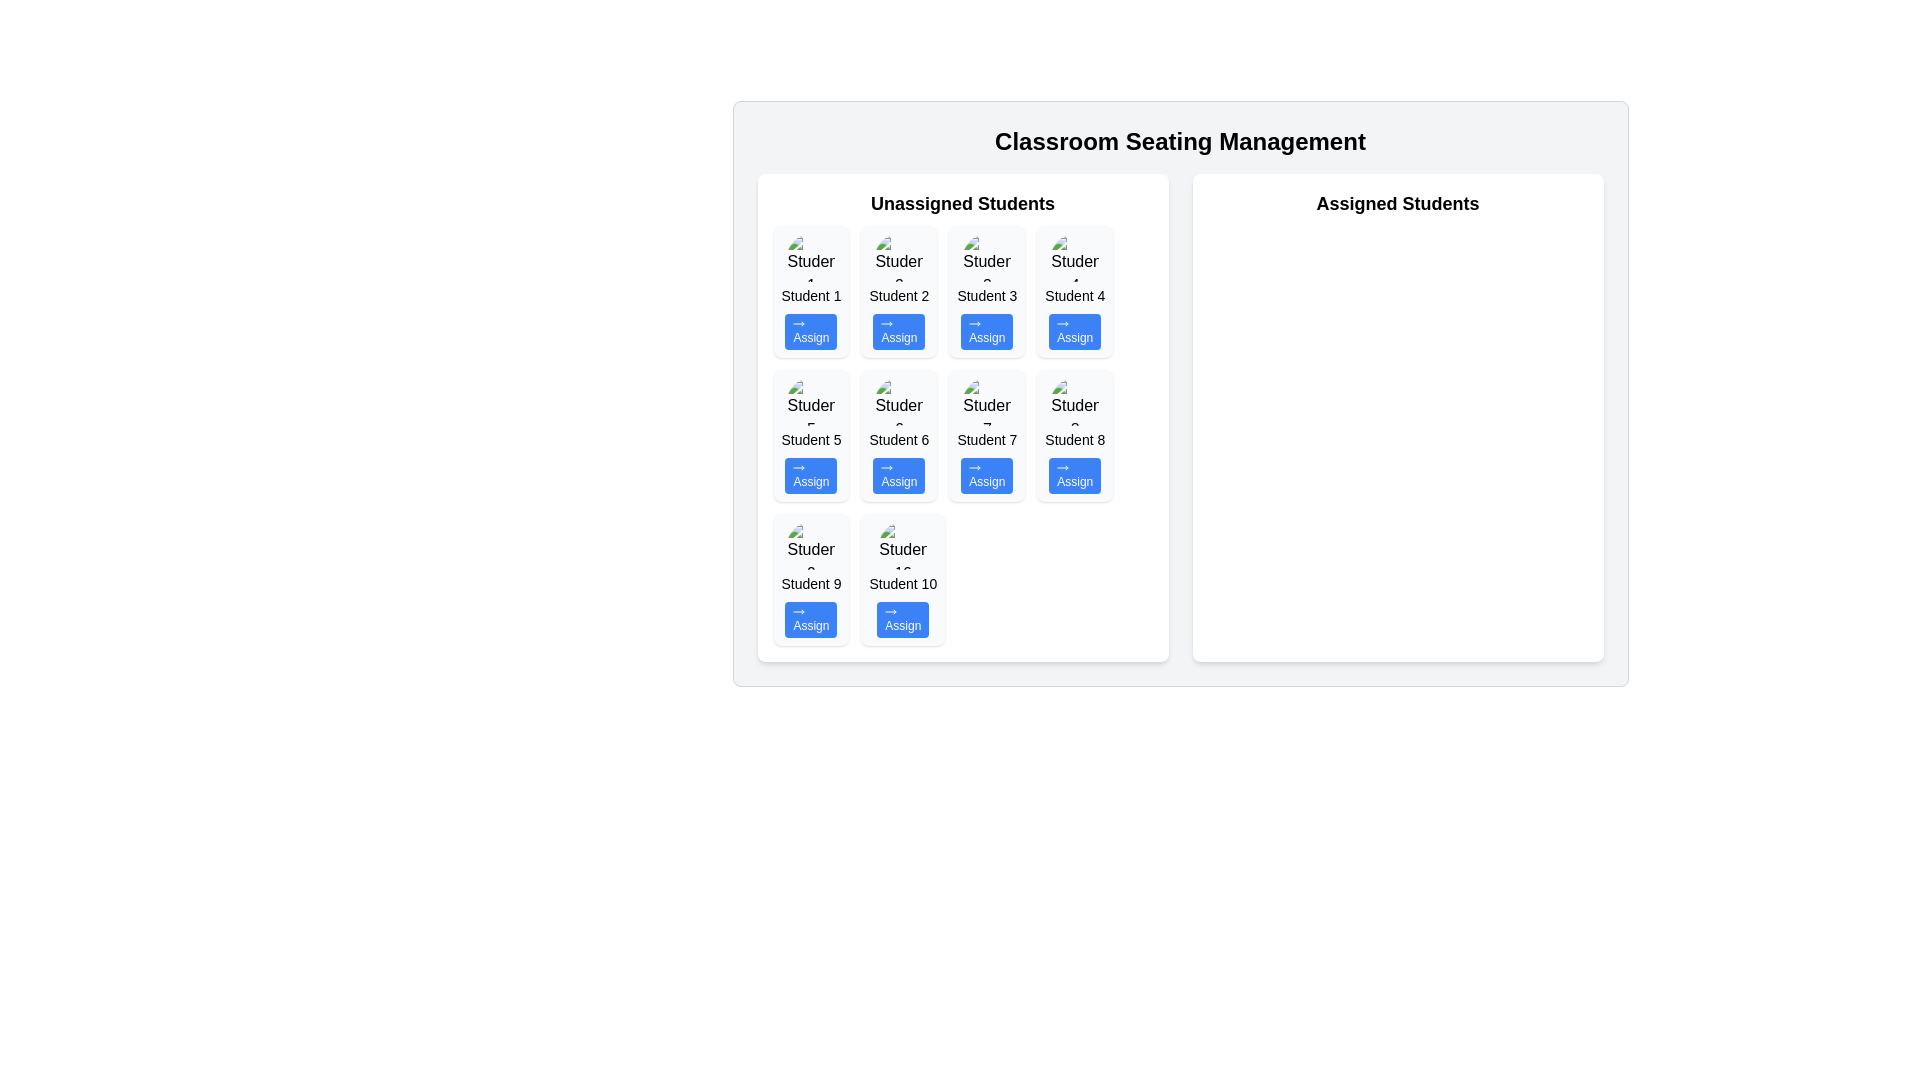 This screenshot has width=1920, height=1080. What do you see at coordinates (1062, 323) in the screenshot?
I see `the small right-facing arrow icon with a blue background and white stroke, which is located next to the 'Assign' label in the fourth grid item of the 'Unassigned Students' section` at bounding box center [1062, 323].